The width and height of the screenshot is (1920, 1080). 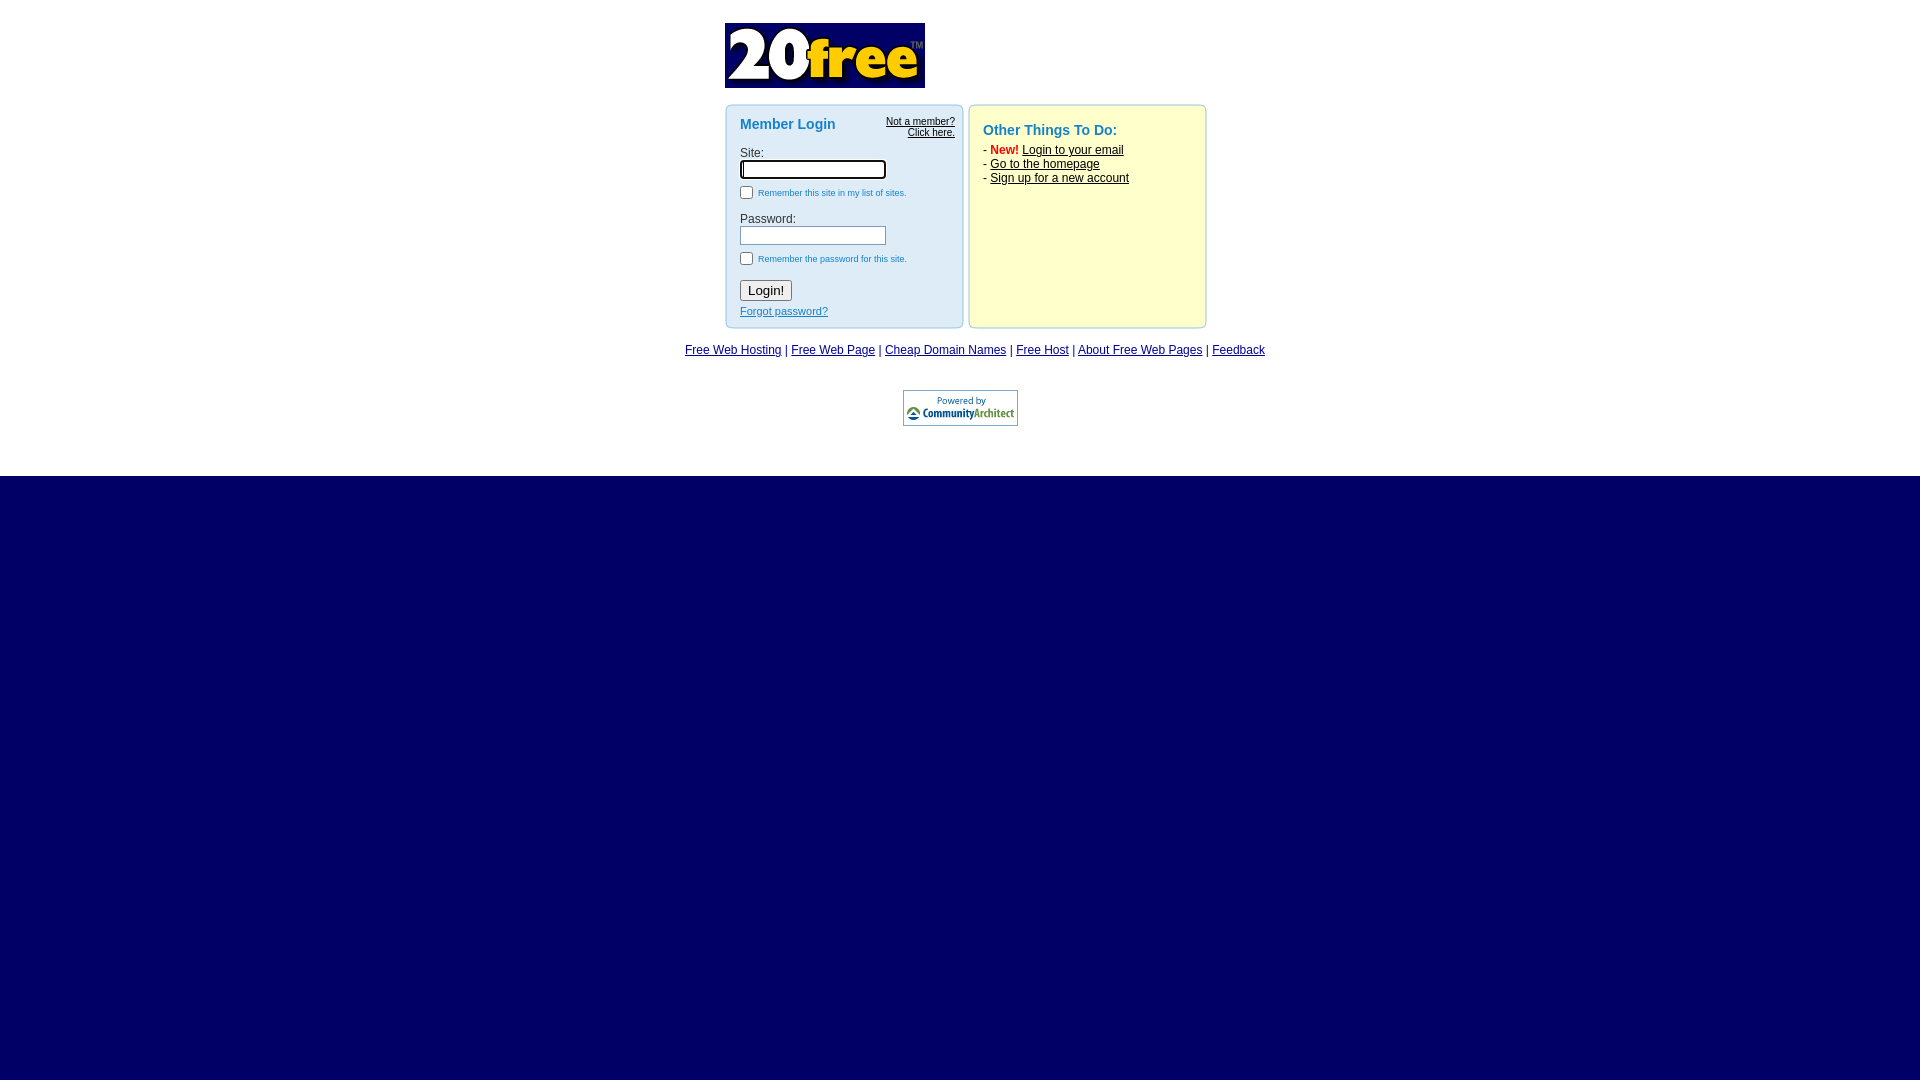 What do you see at coordinates (1071, 149) in the screenshot?
I see `'Login to your email'` at bounding box center [1071, 149].